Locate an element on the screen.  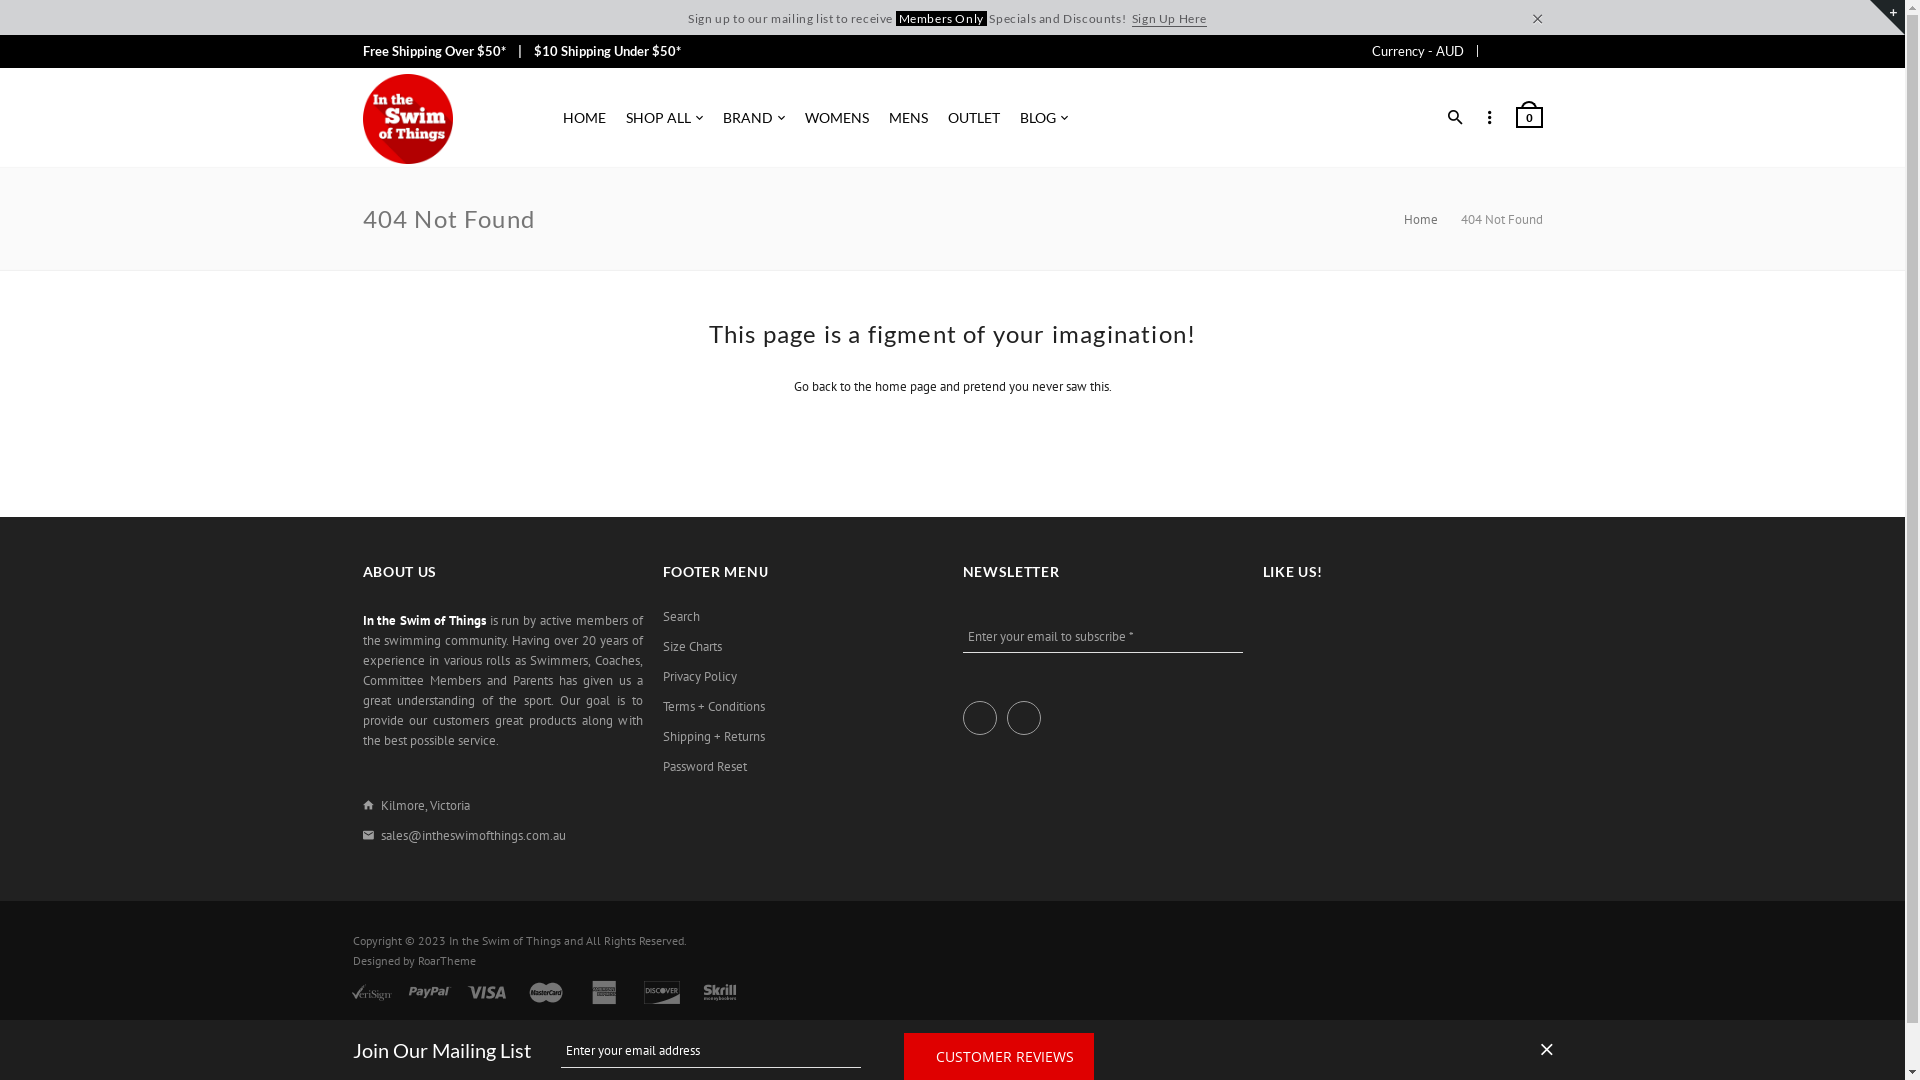
'Search' is located at coordinates (680, 616).